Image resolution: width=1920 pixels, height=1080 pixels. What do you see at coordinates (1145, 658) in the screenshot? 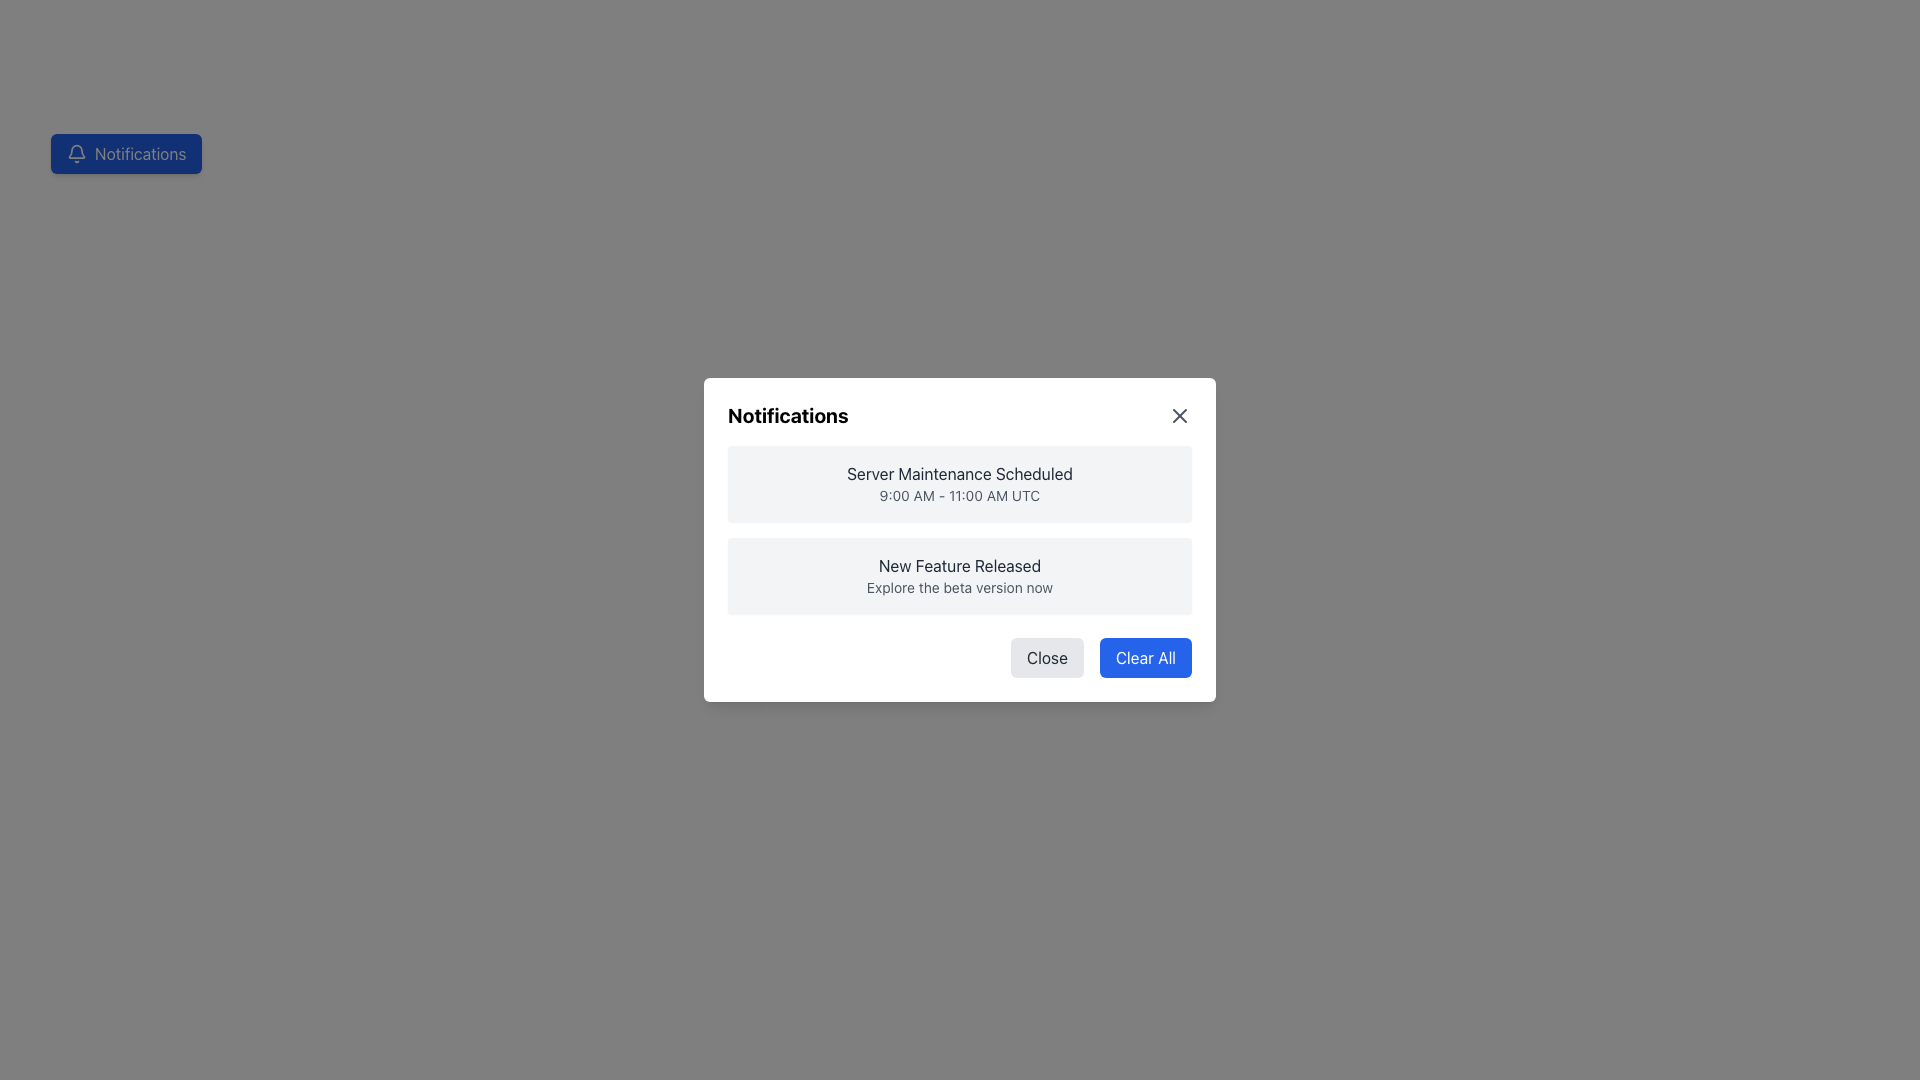
I see `the 'Clear All' button, which is a rectangular button with rounded corners and a blue background, located at the bottom-right corner of the modal` at bounding box center [1145, 658].